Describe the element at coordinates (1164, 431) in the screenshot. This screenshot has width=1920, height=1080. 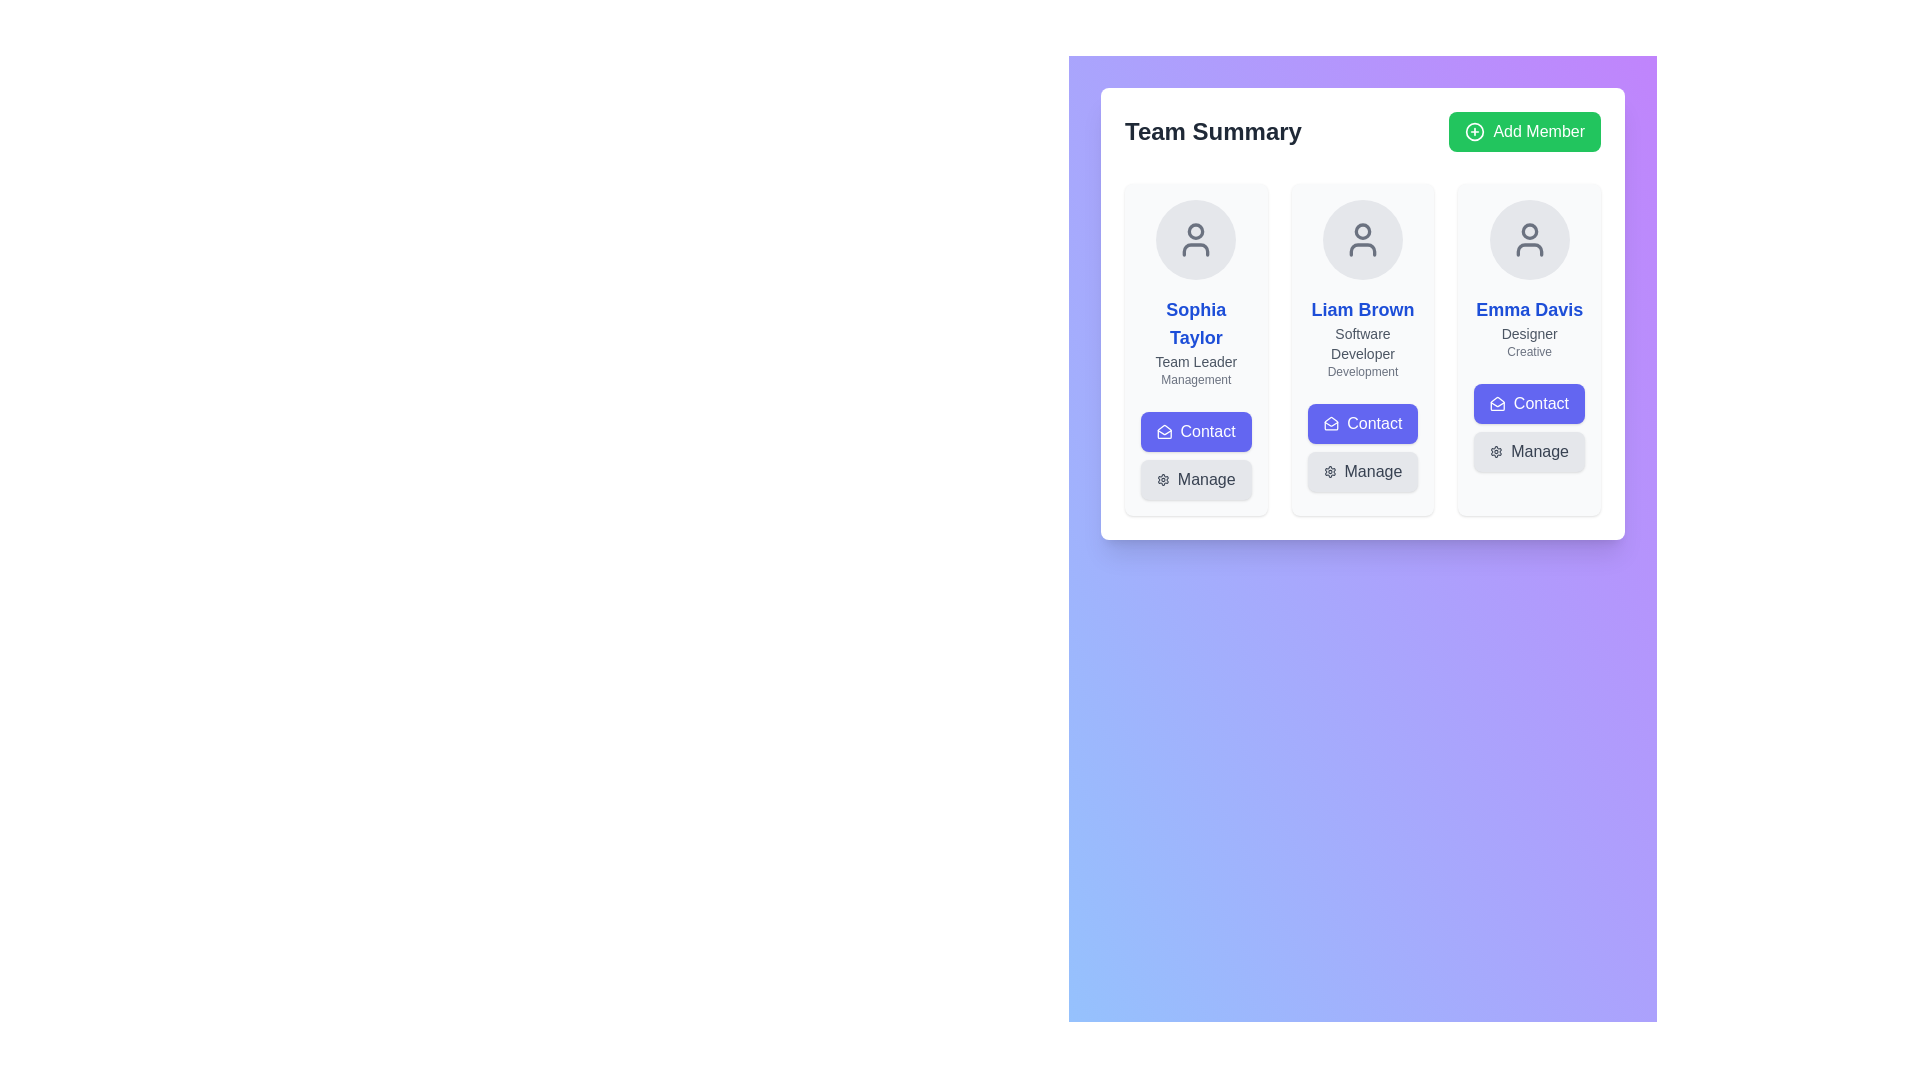
I see `the open envelope icon representing email communication located within the 'Contact' button for user 'Liam Brown'` at that location.